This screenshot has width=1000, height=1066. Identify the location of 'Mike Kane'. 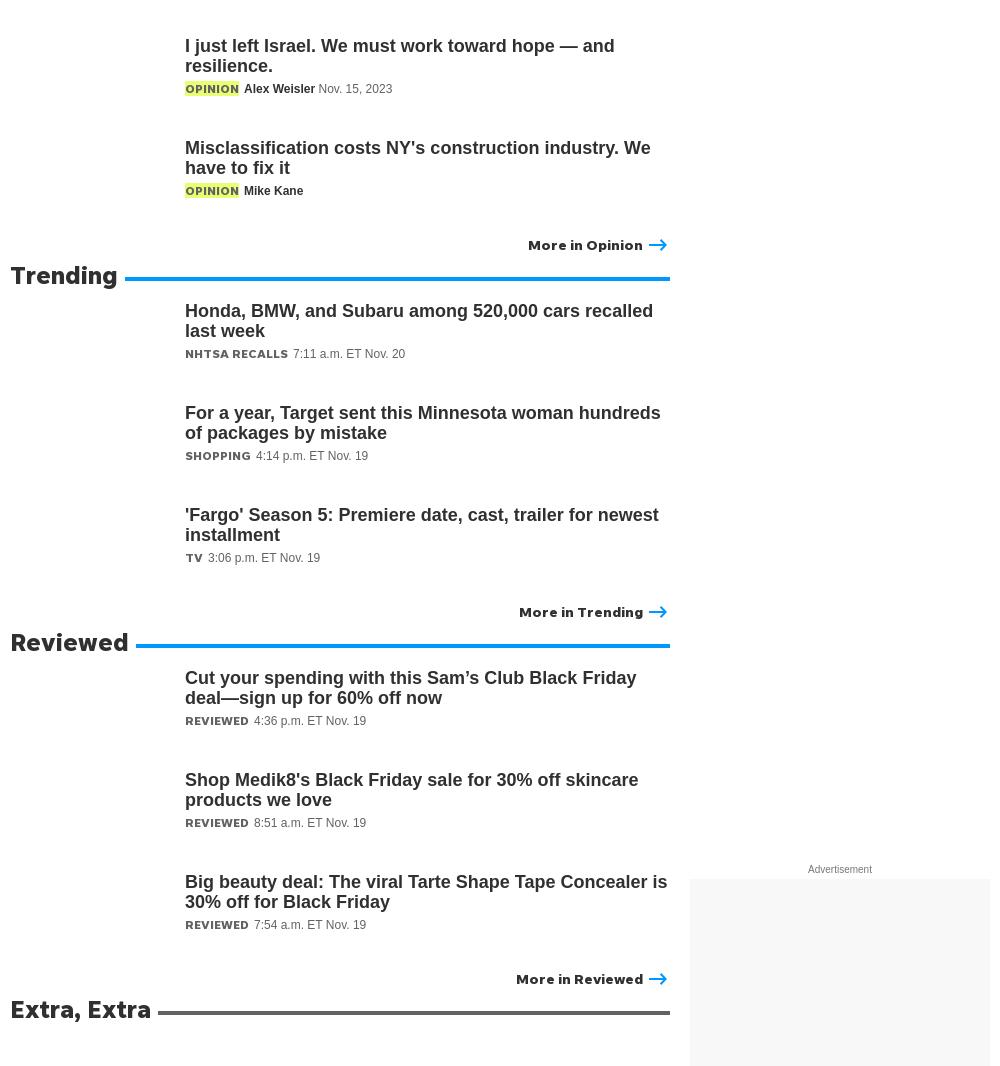
(243, 190).